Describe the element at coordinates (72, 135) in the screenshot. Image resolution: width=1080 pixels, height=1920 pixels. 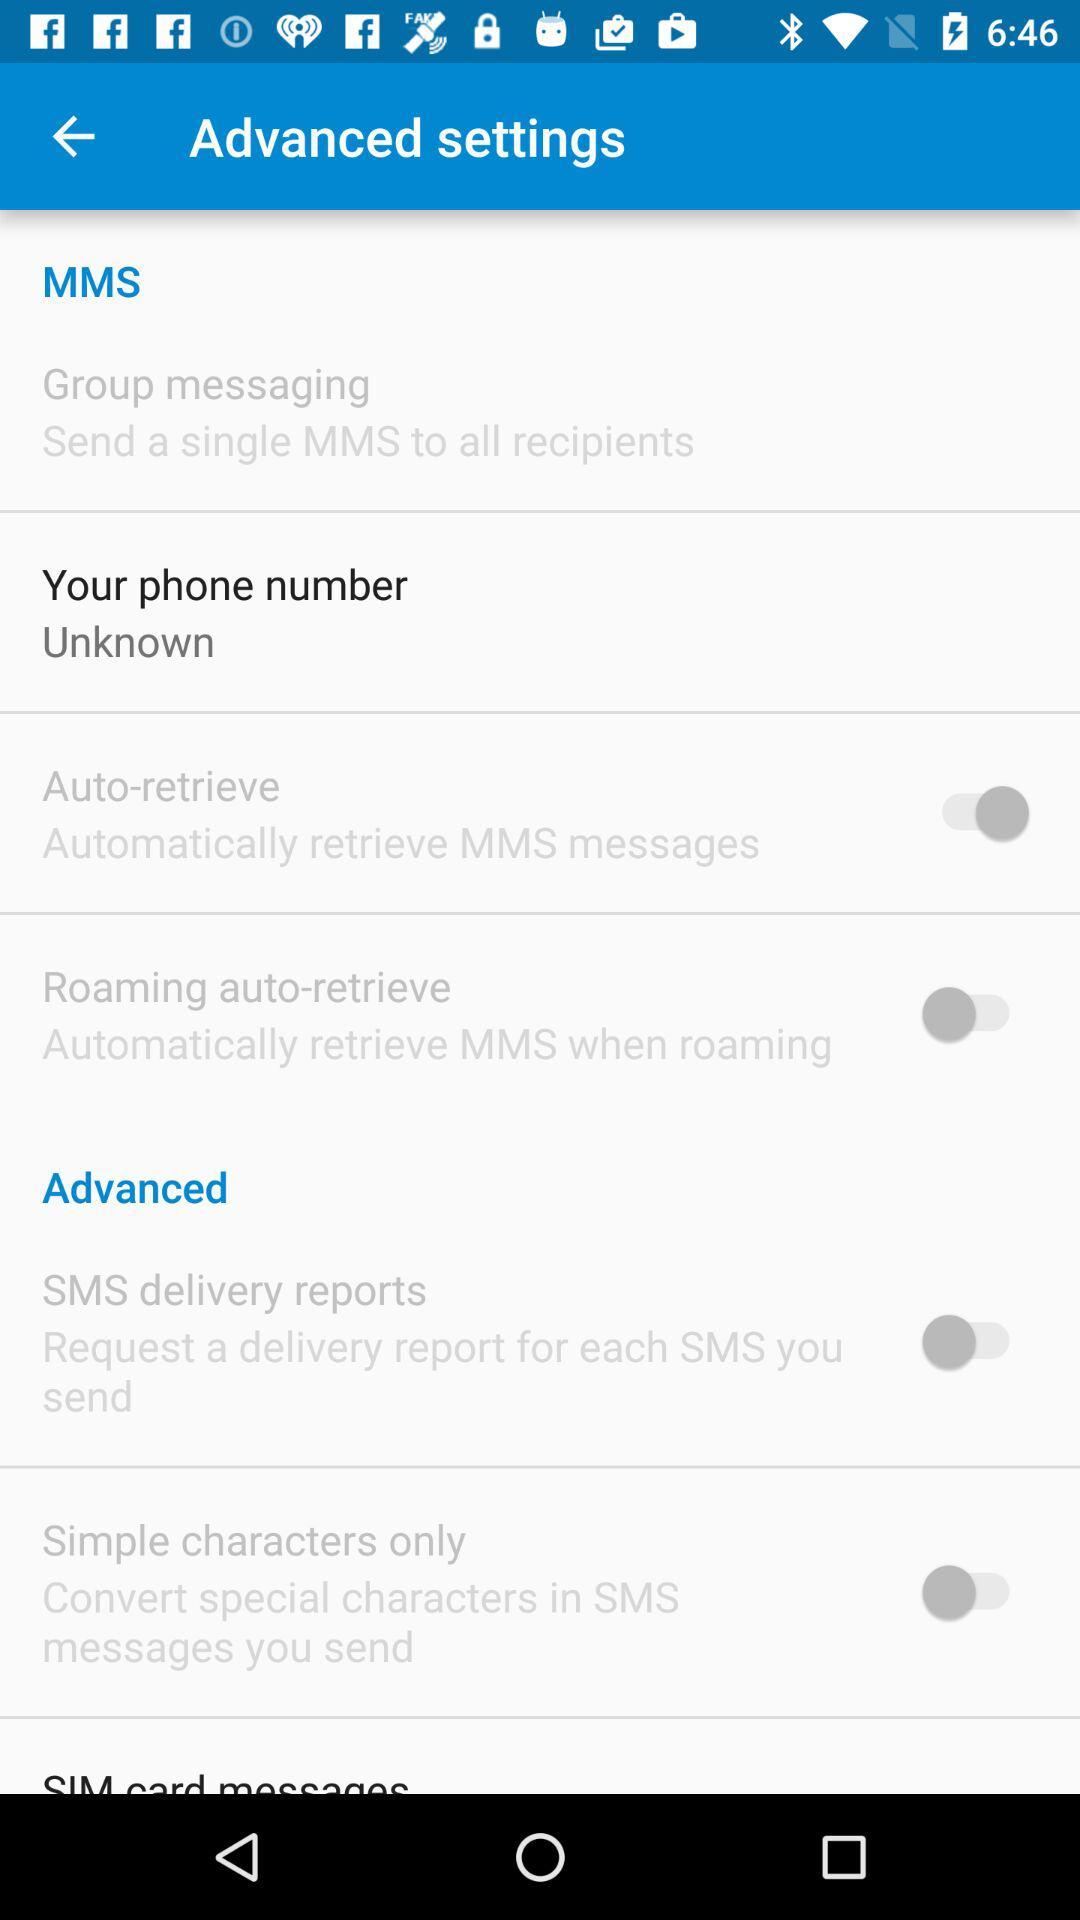
I see `icon to the left of the advanced settings` at that location.